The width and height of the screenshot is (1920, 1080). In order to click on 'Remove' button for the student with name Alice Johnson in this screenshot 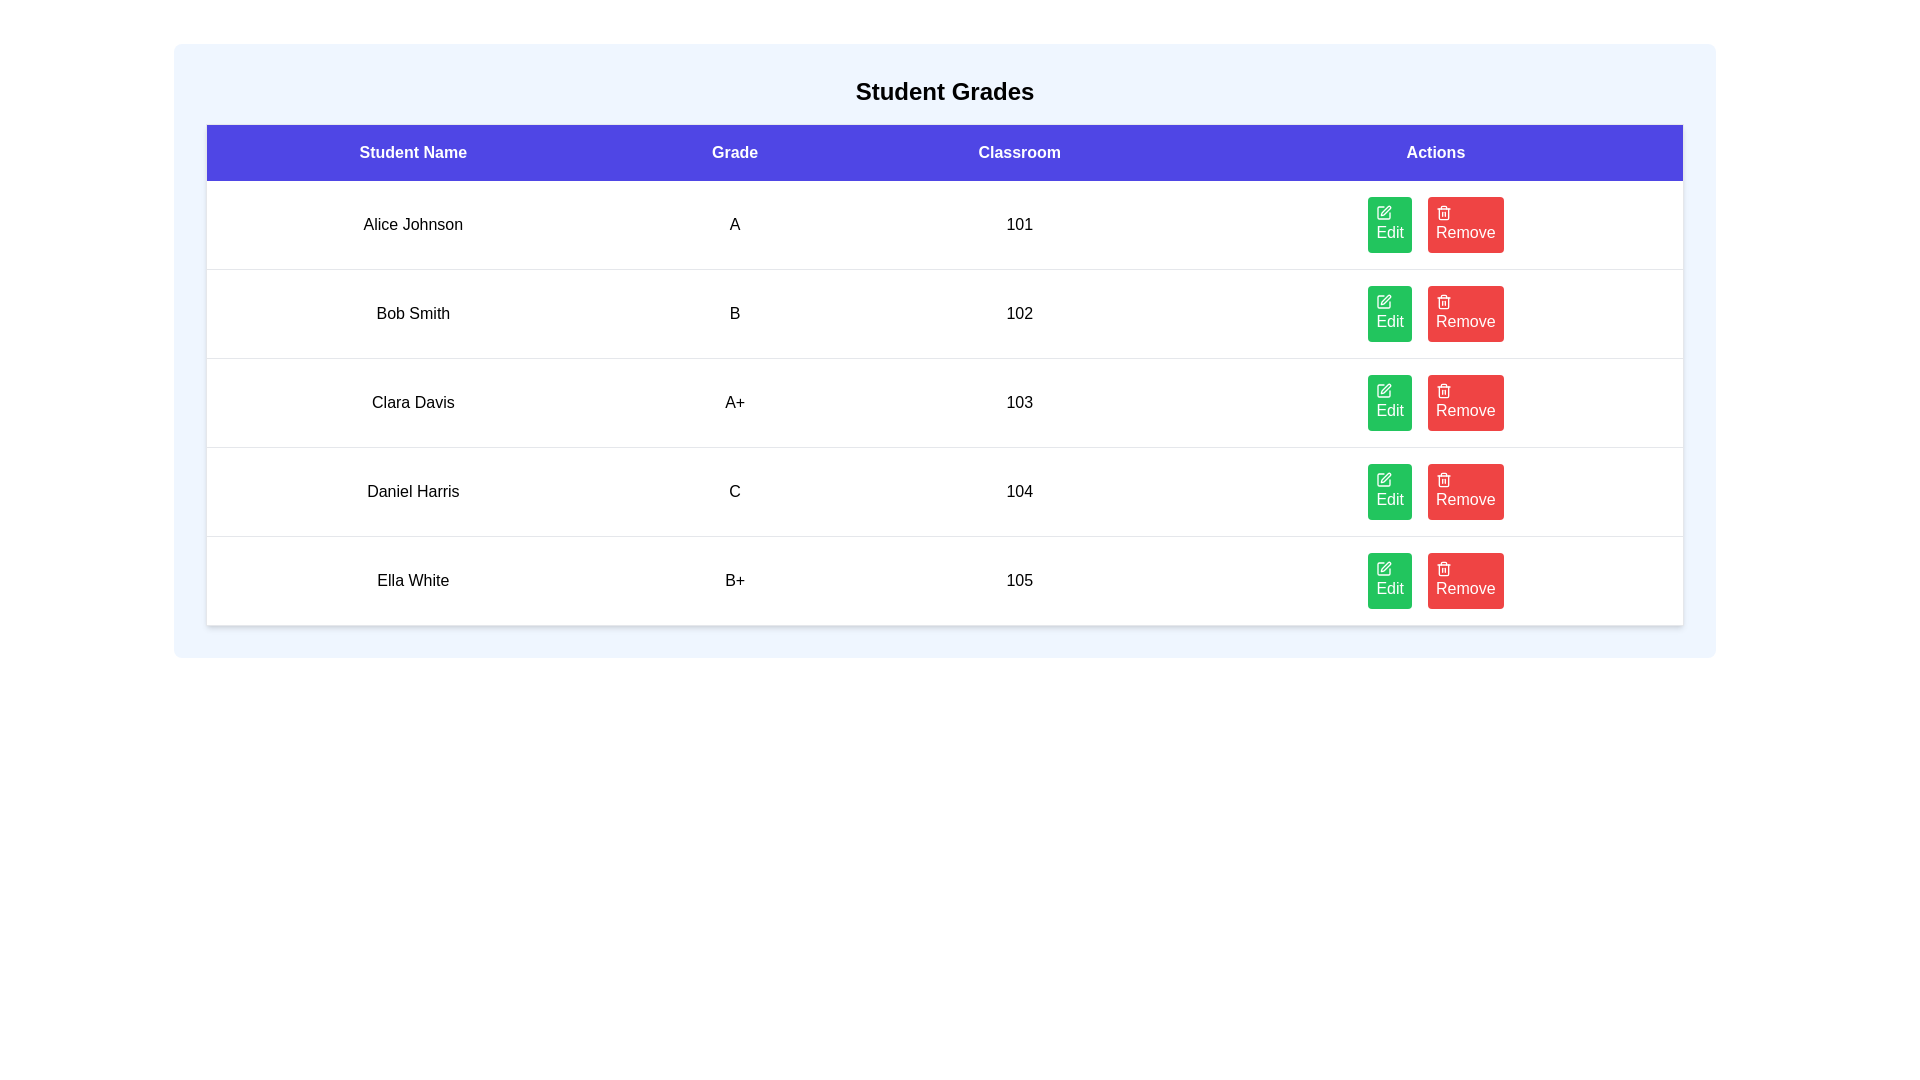, I will do `click(1465, 224)`.